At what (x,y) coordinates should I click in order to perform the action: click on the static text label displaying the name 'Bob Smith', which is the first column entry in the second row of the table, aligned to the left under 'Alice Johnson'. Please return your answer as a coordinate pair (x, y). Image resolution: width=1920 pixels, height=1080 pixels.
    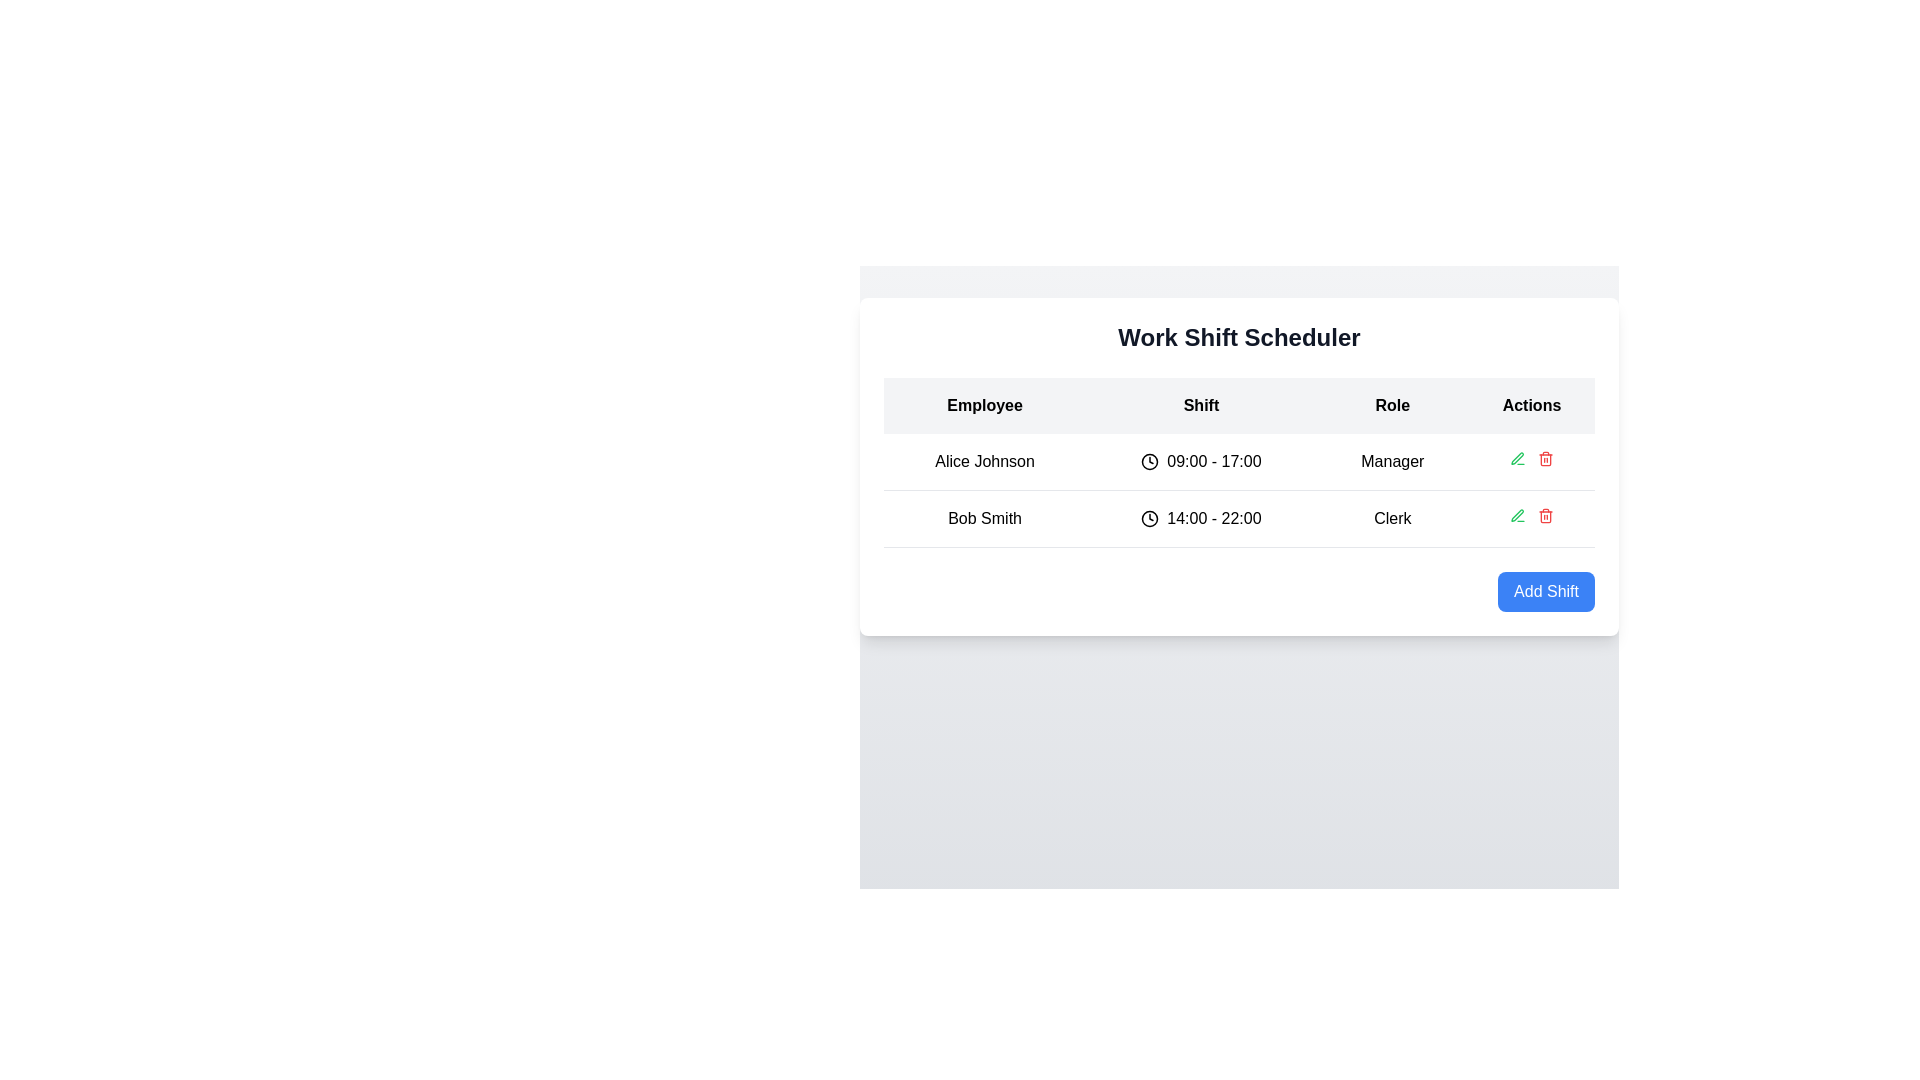
    Looking at the image, I should click on (985, 518).